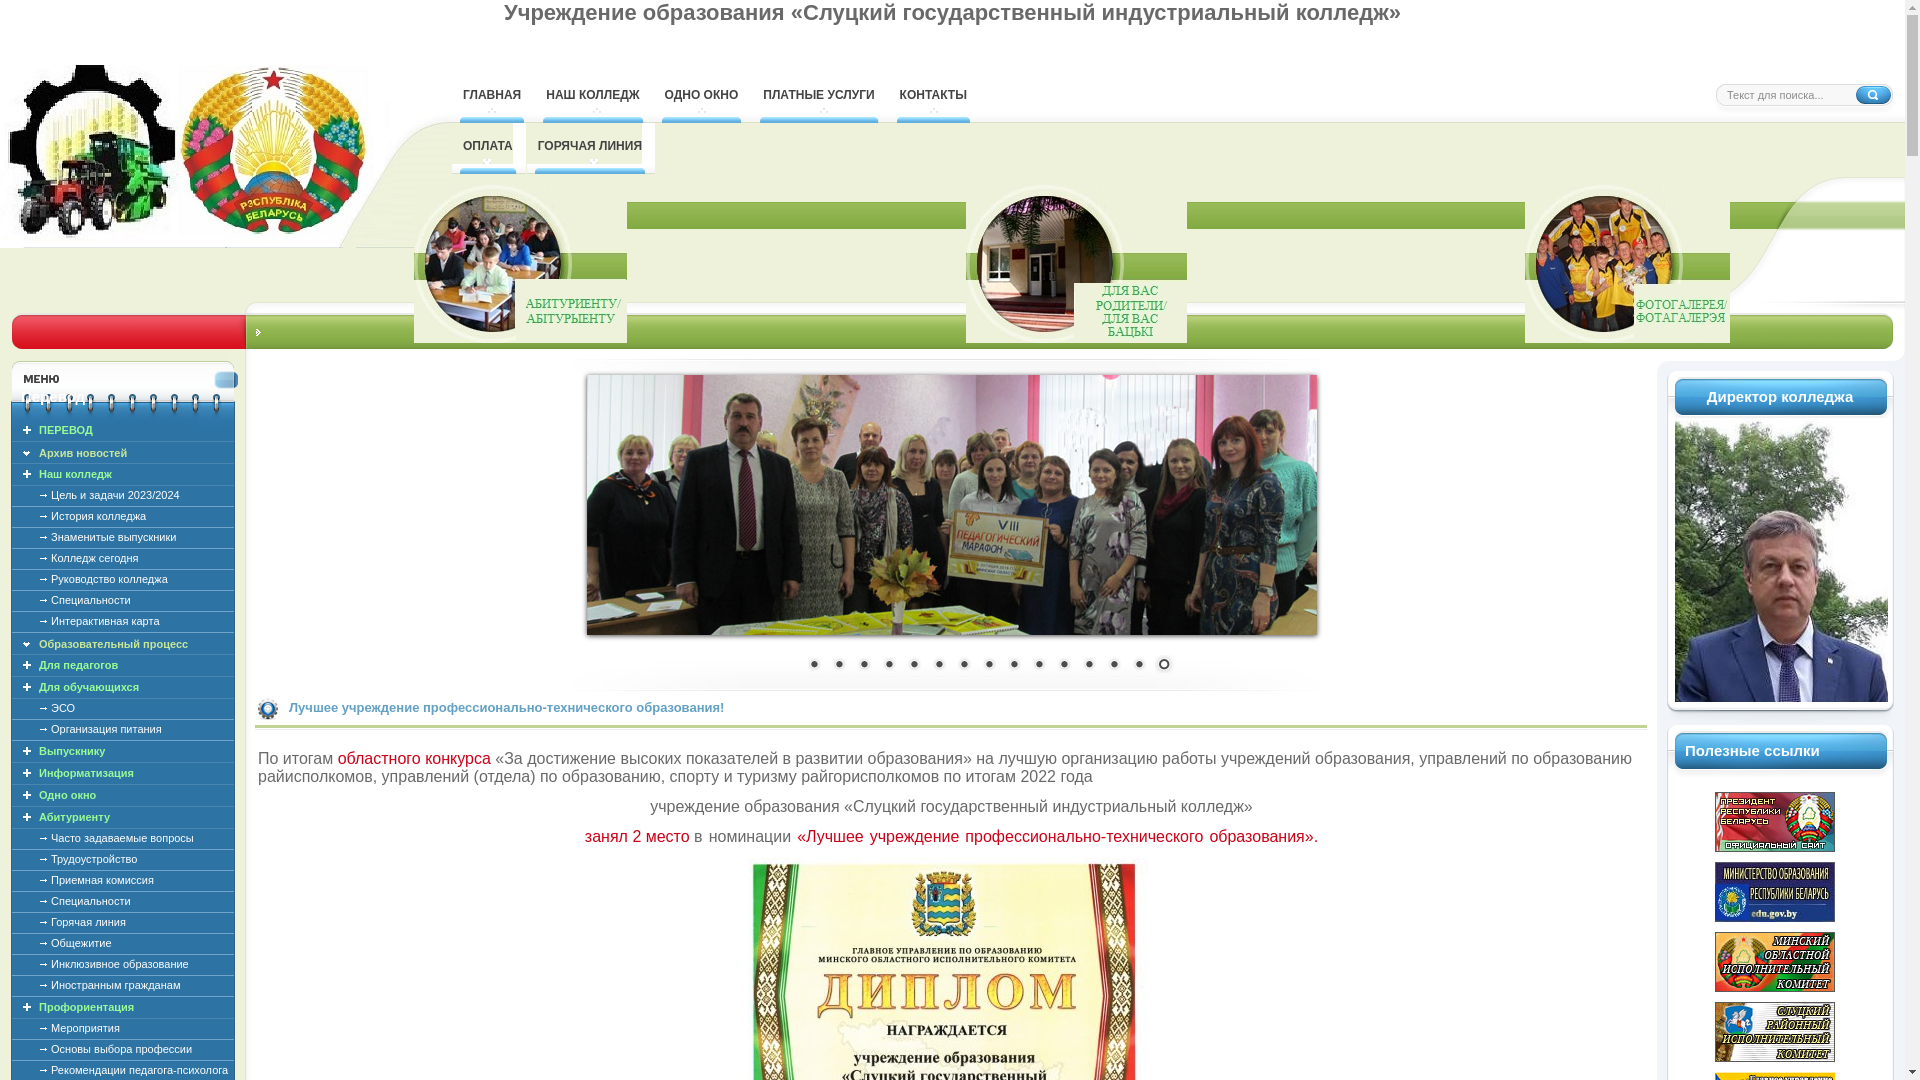 This screenshot has height=1080, width=1920. Describe the element at coordinates (839, 666) in the screenshot. I see `'2'` at that location.